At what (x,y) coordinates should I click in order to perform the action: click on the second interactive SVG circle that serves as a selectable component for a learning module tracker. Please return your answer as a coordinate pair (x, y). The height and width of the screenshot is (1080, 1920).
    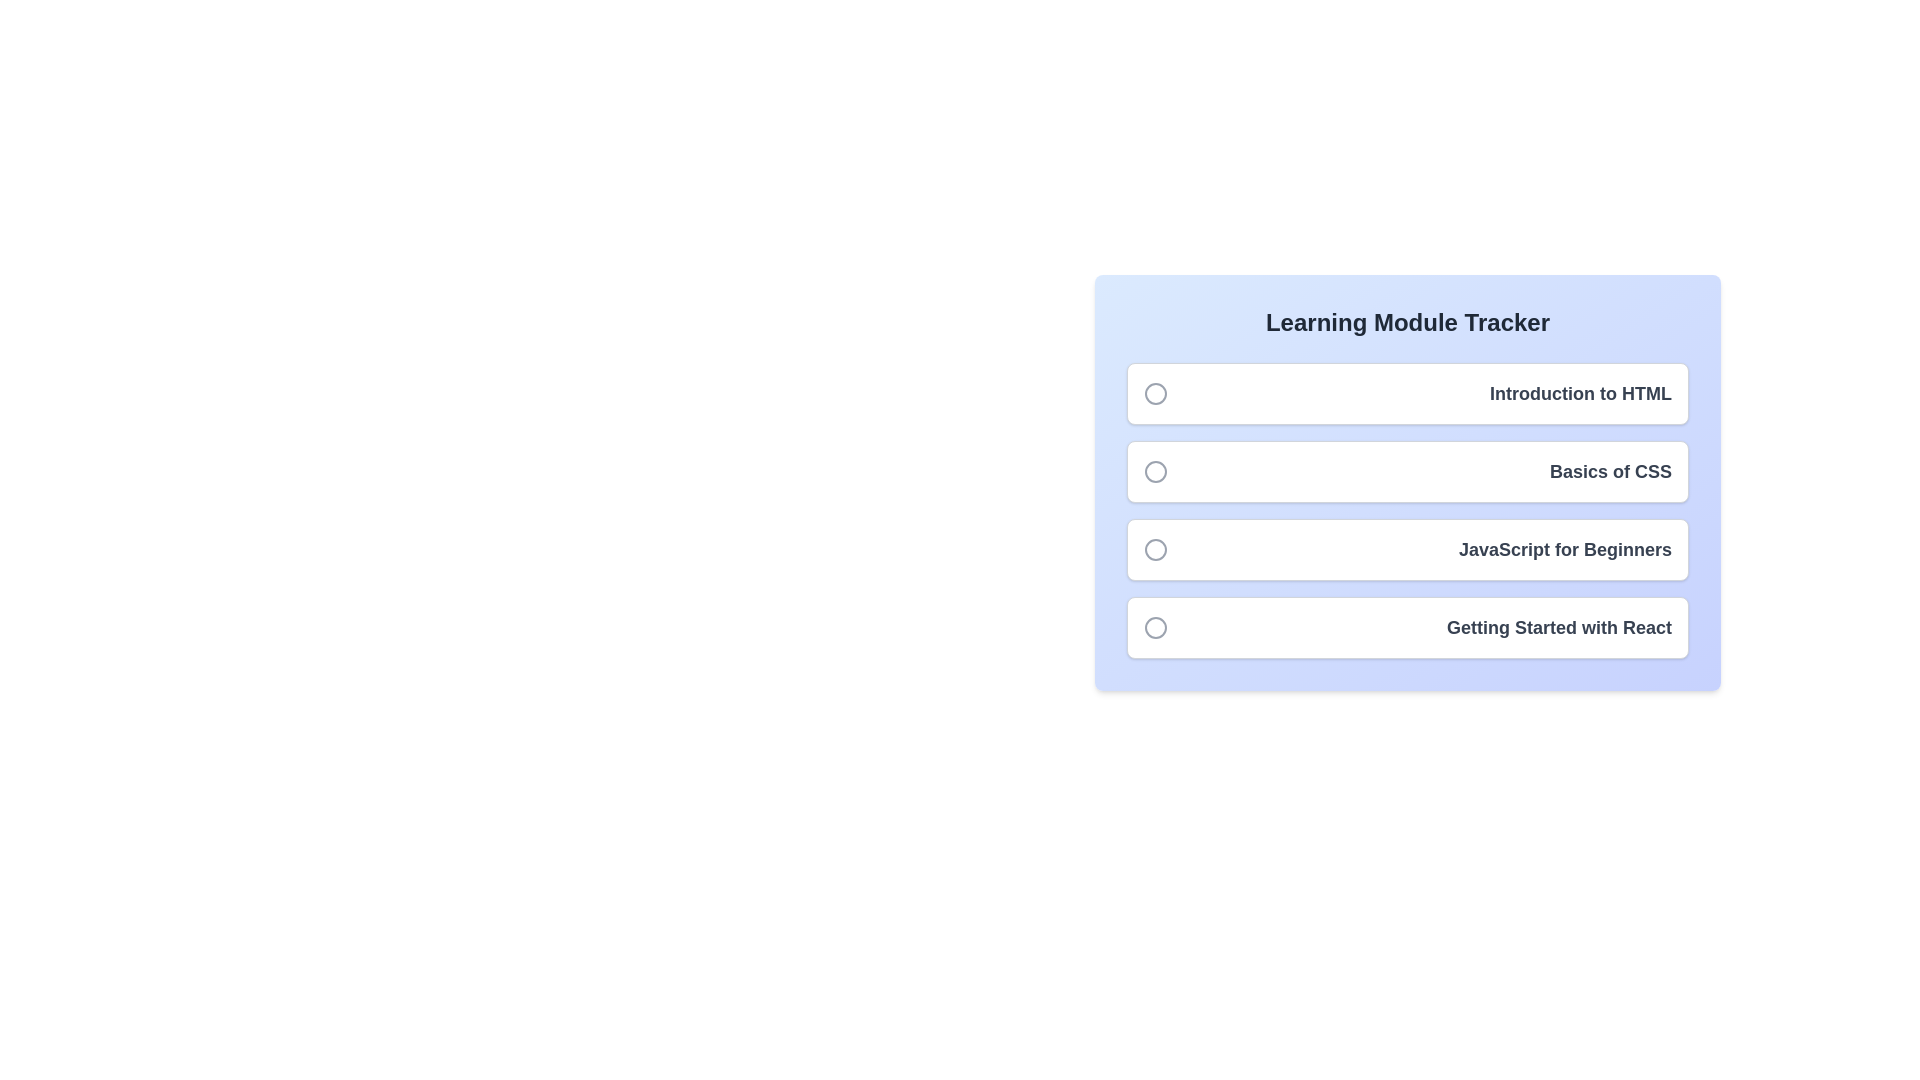
    Looking at the image, I should click on (1156, 471).